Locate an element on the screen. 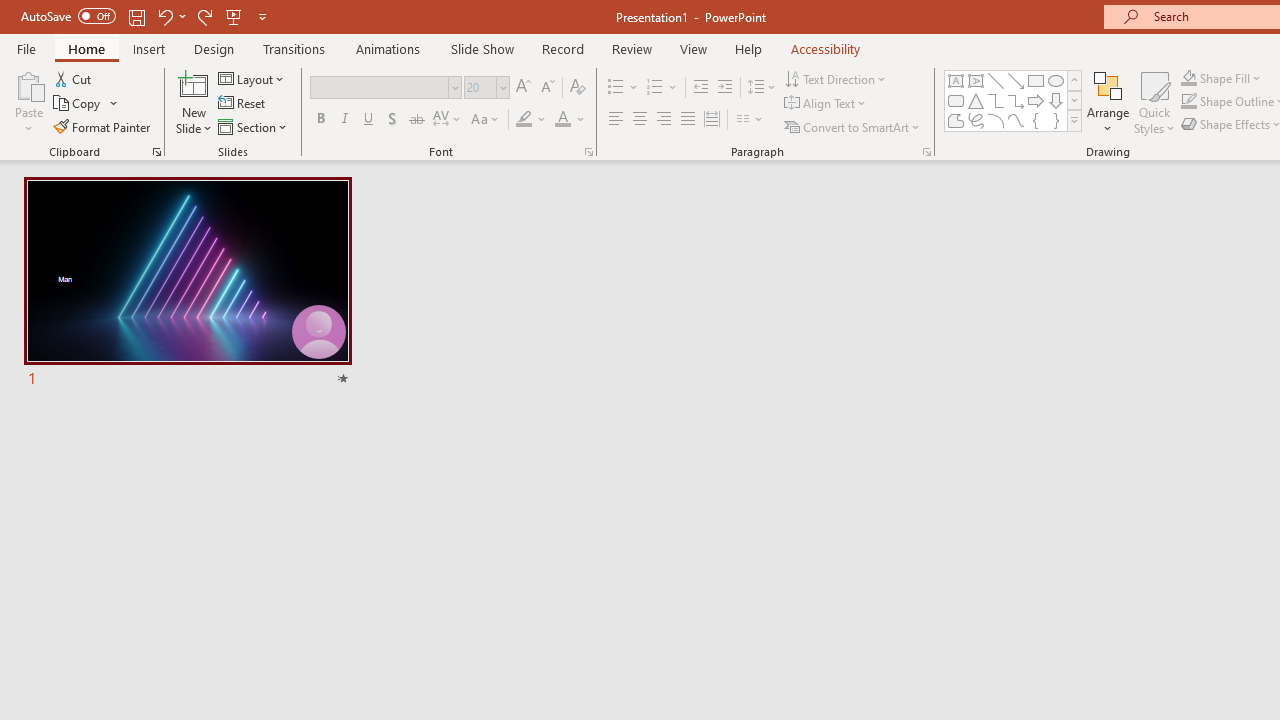 This screenshot has height=720, width=1280. 'Text Direction' is located at coordinates (837, 78).